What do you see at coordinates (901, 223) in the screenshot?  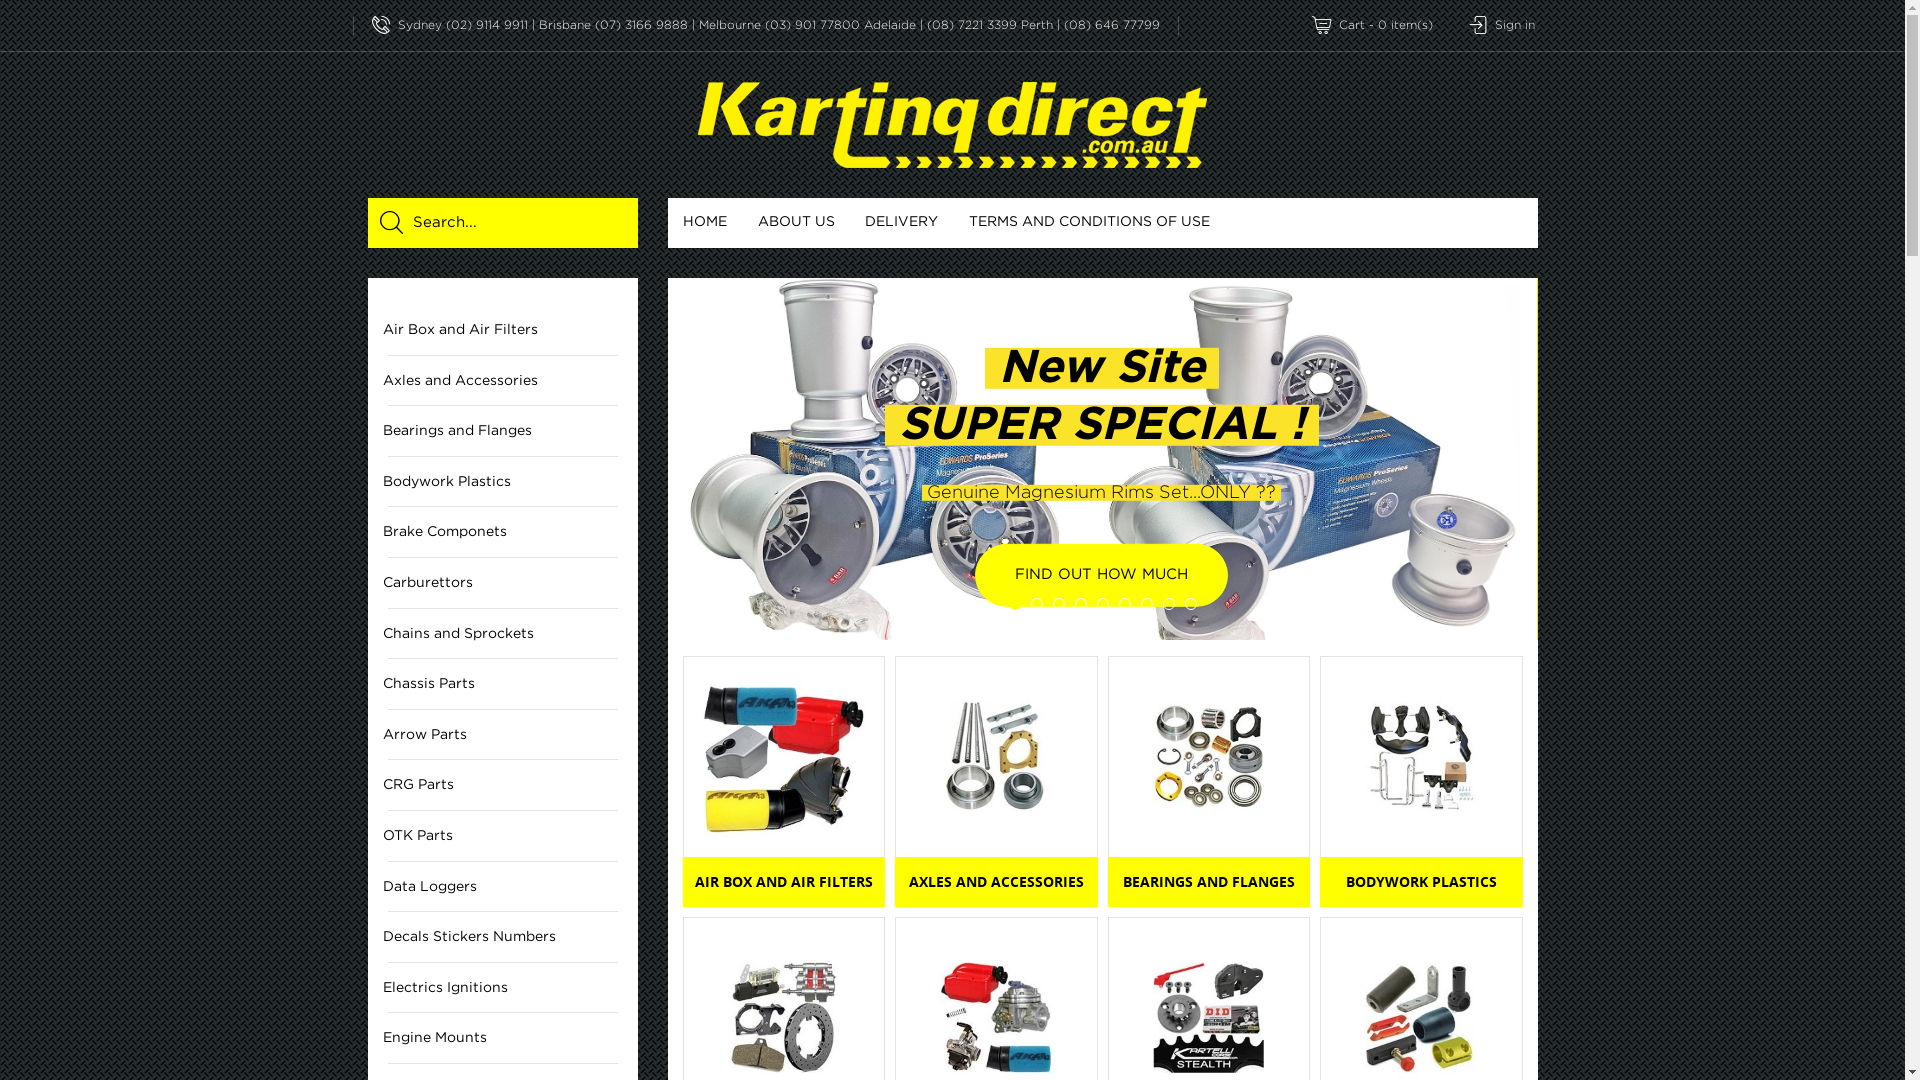 I see `'DELIVERY'` at bounding box center [901, 223].